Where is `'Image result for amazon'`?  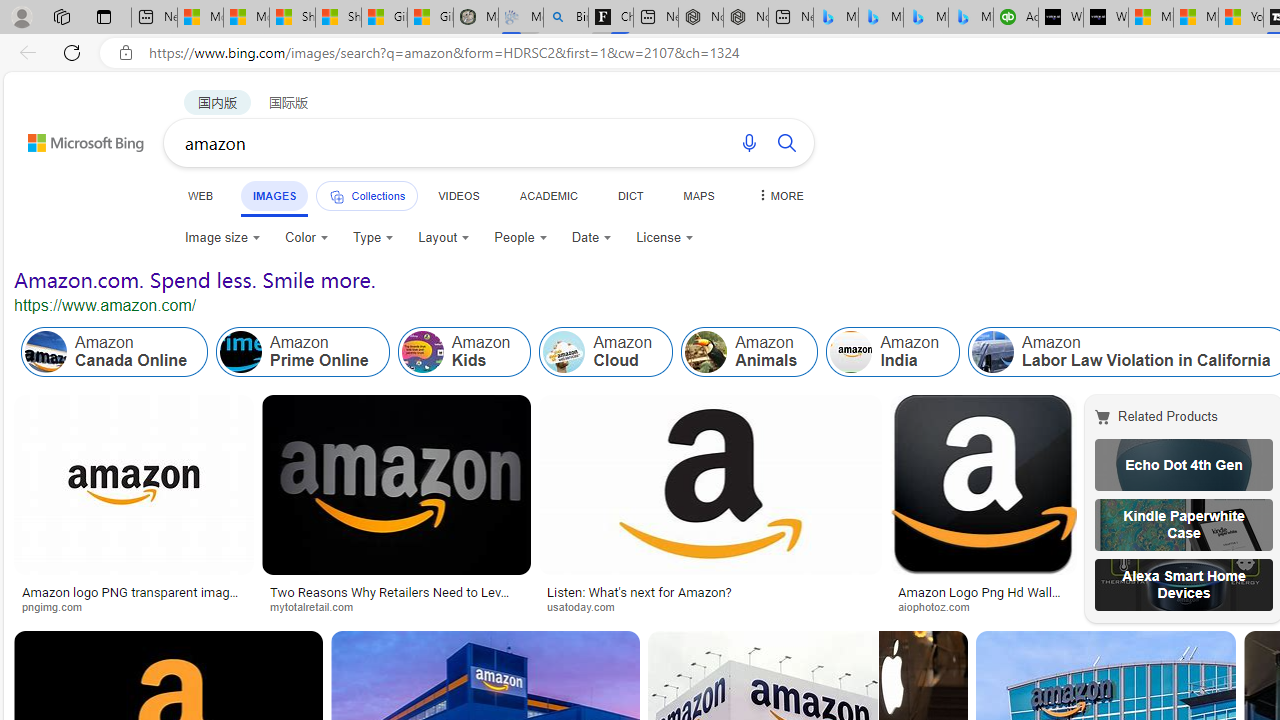
'Image result for amazon' is located at coordinates (983, 485).